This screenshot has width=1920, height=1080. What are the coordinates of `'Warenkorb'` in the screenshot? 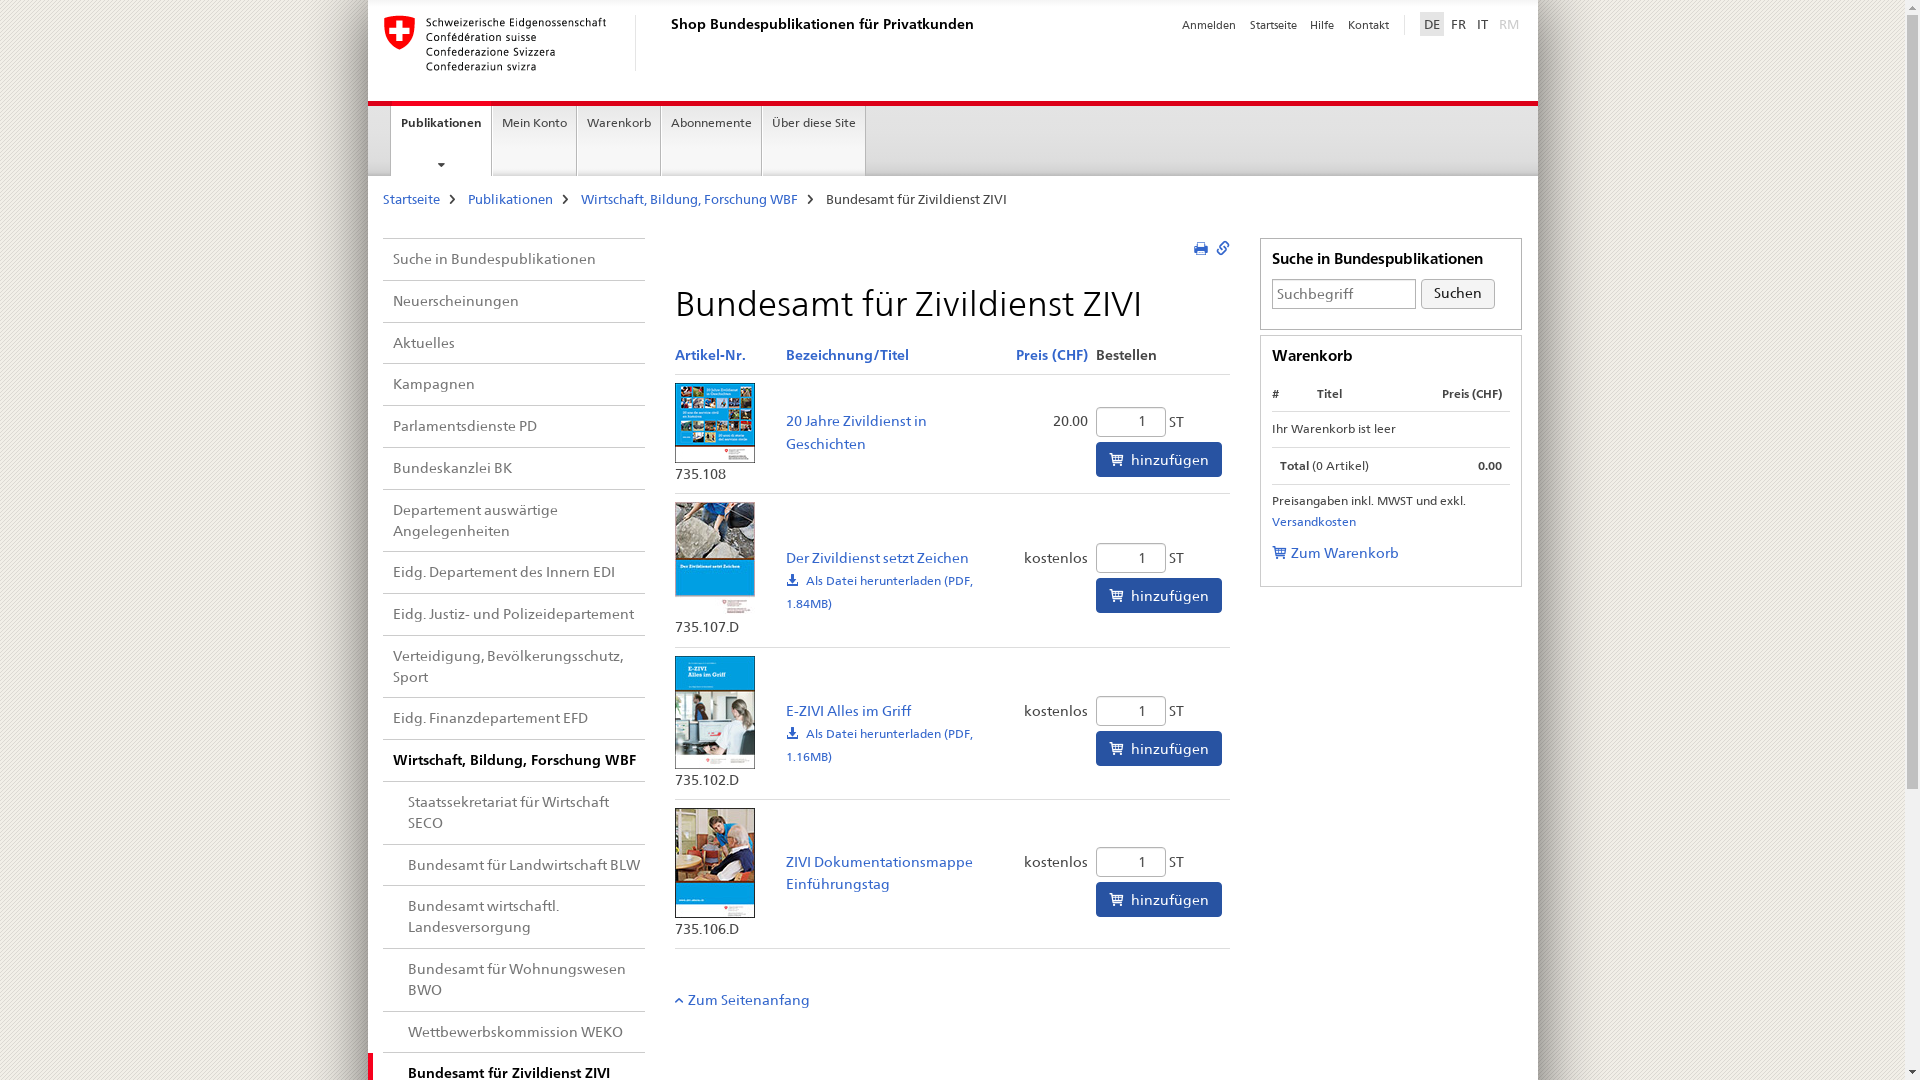 It's located at (576, 140).